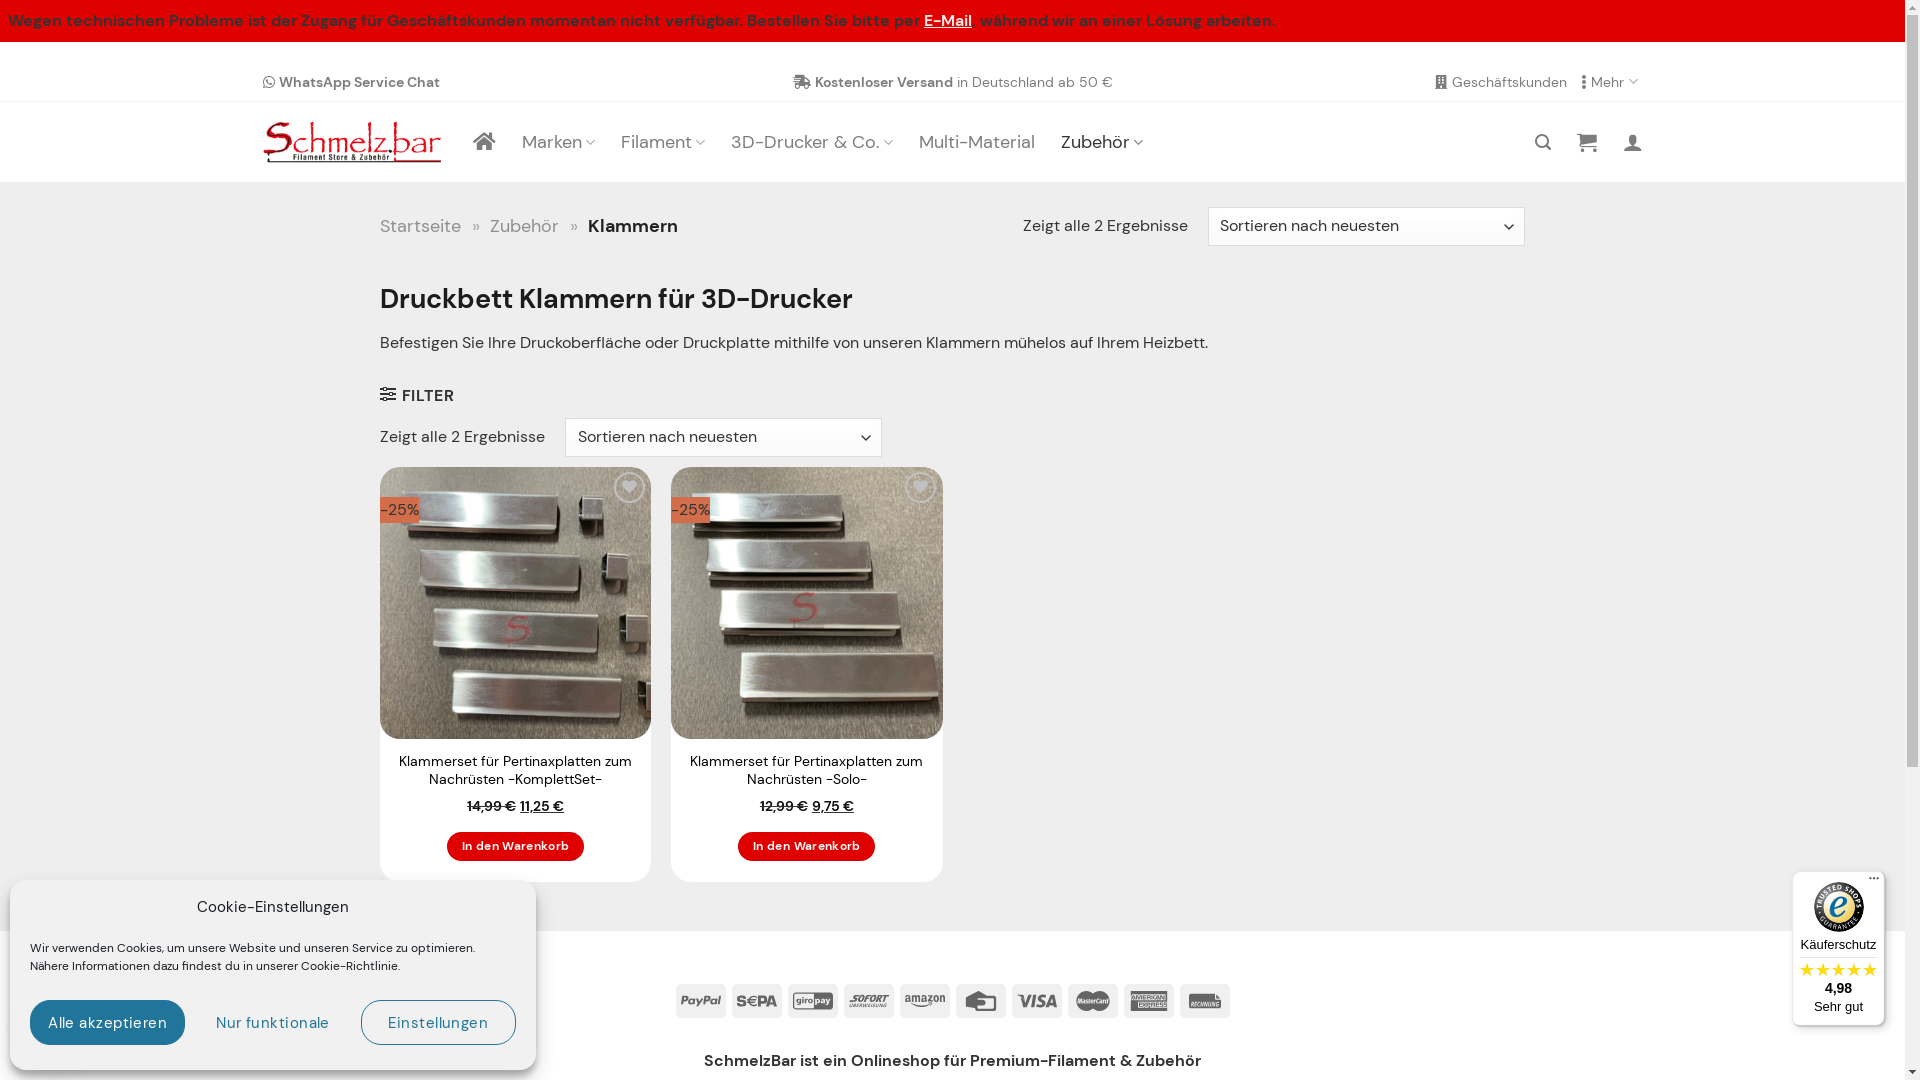 This screenshot has height=1080, width=1920. Describe the element at coordinates (0, 61) in the screenshot. I see `'Zum Inhalt springen'` at that location.